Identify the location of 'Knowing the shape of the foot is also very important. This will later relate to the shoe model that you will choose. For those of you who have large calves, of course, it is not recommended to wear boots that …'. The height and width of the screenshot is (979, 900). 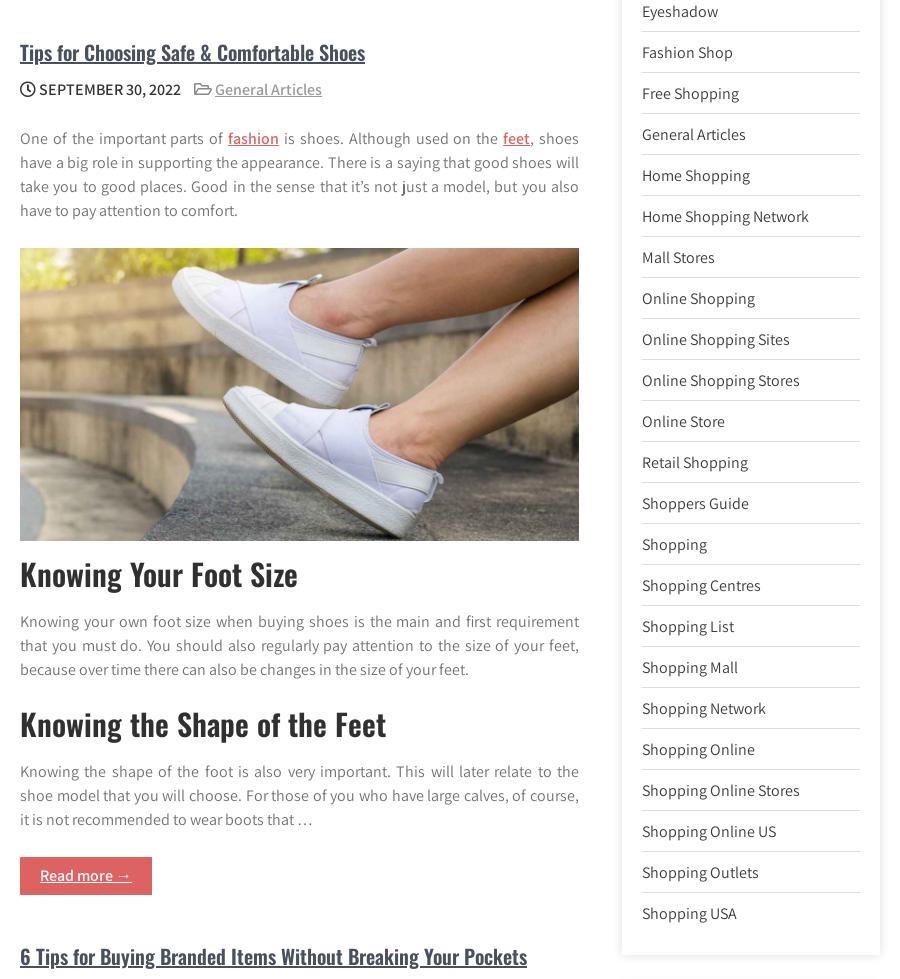
(298, 794).